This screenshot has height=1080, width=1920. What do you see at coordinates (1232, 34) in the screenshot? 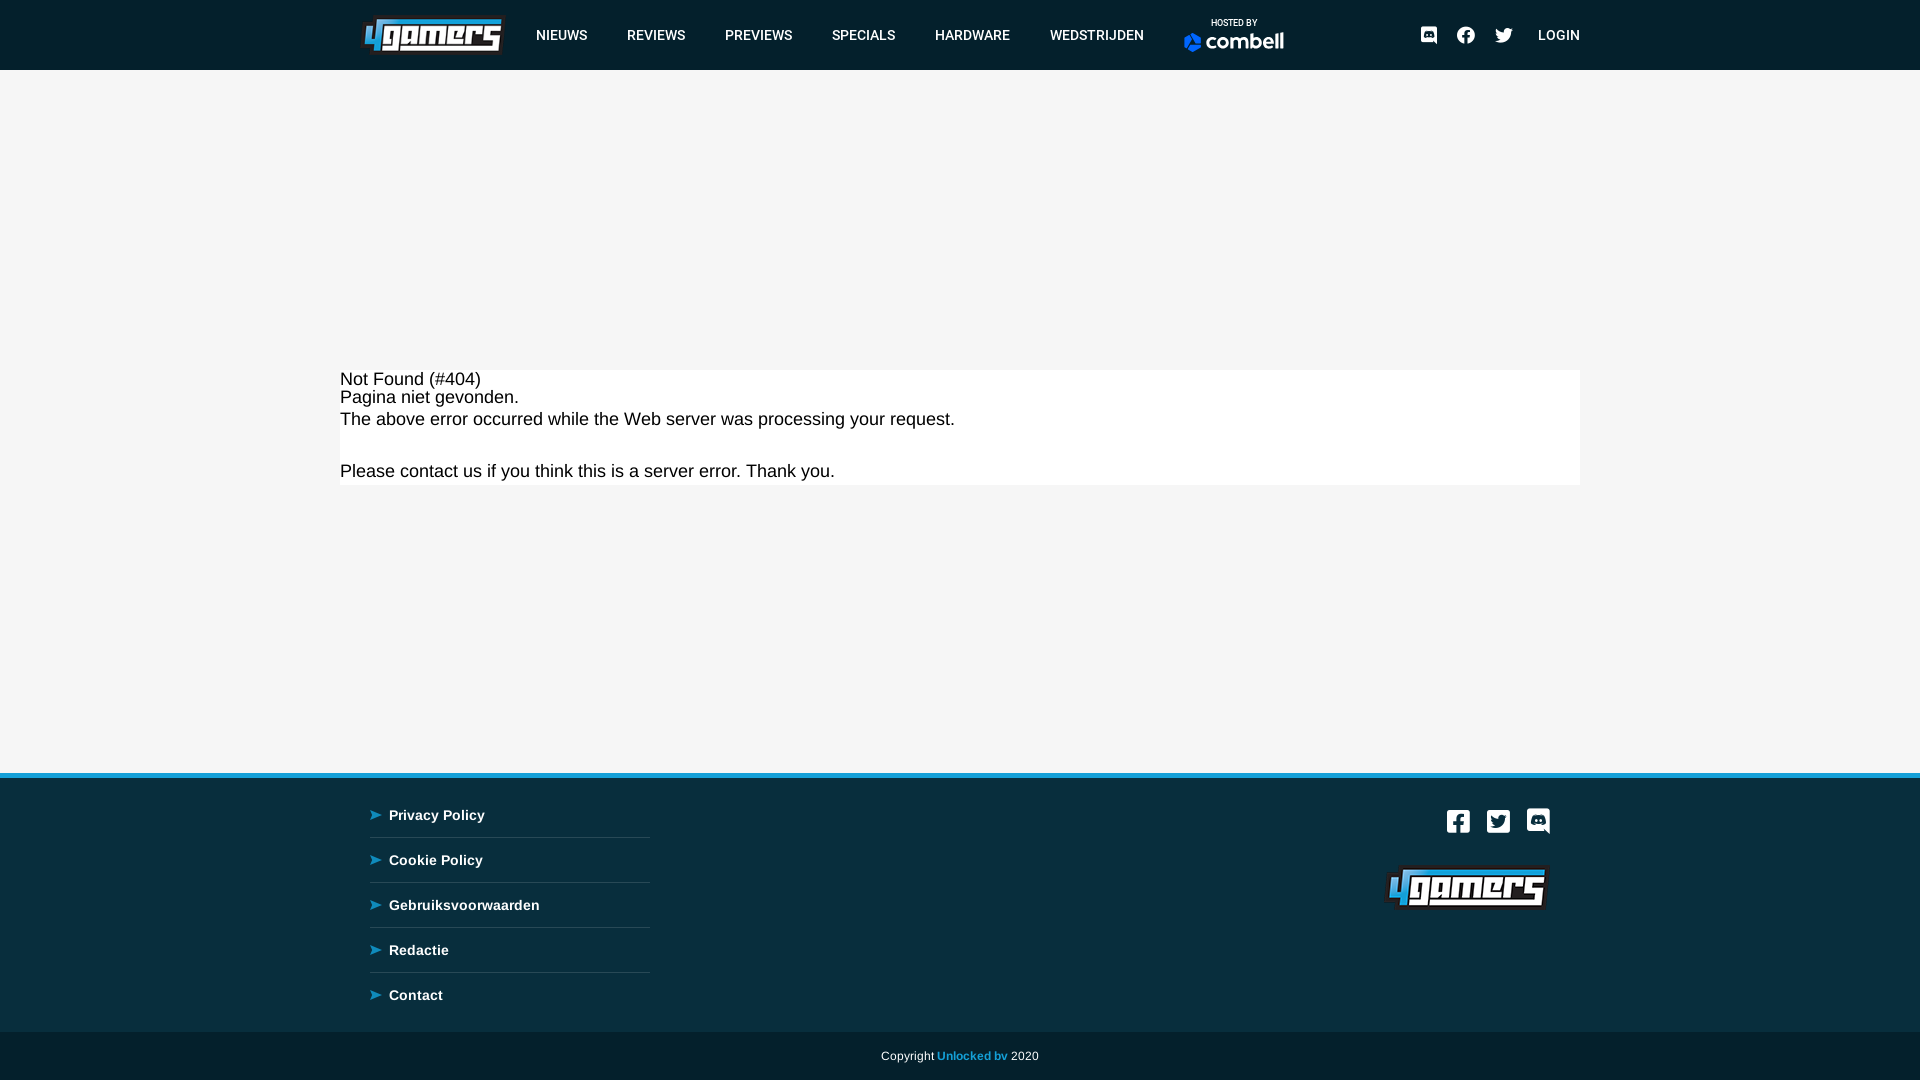
I see `'HOSTED BY'` at bounding box center [1232, 34].